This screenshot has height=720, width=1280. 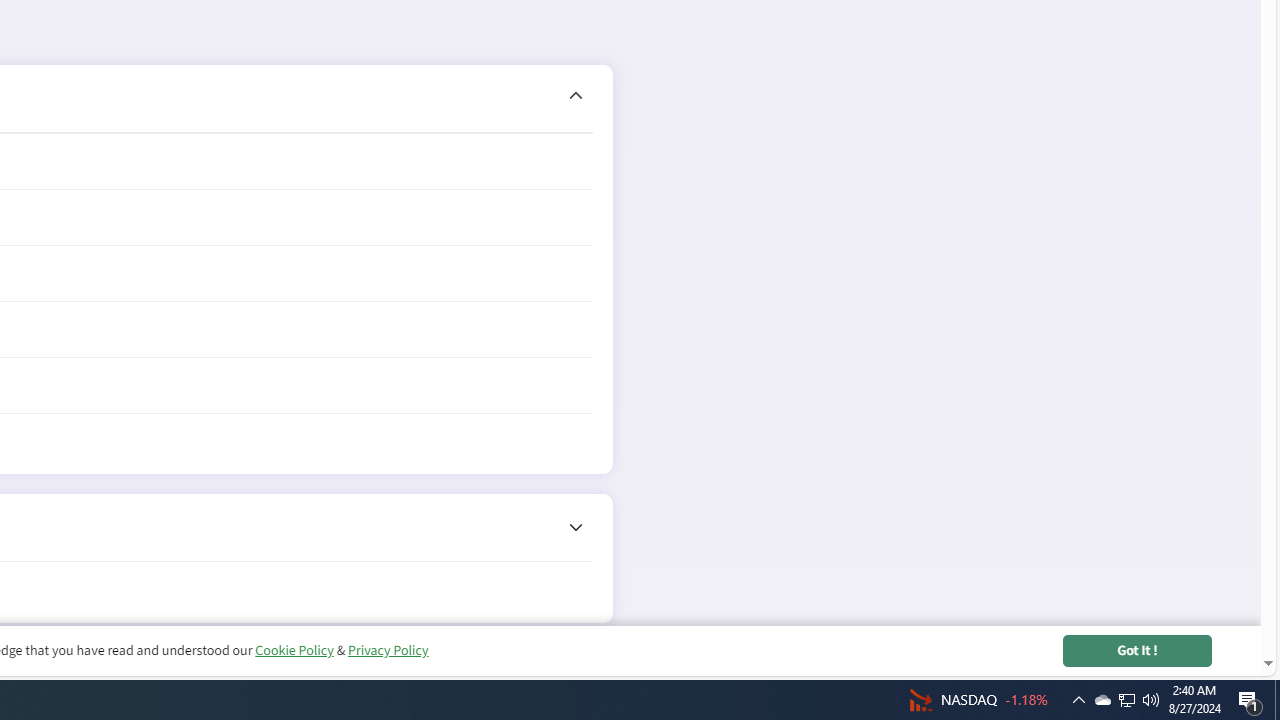 What do you see at coordinates (1137, 650) in the screenshot?
I see `'Got It !'` at bounding box center [1137, 650].